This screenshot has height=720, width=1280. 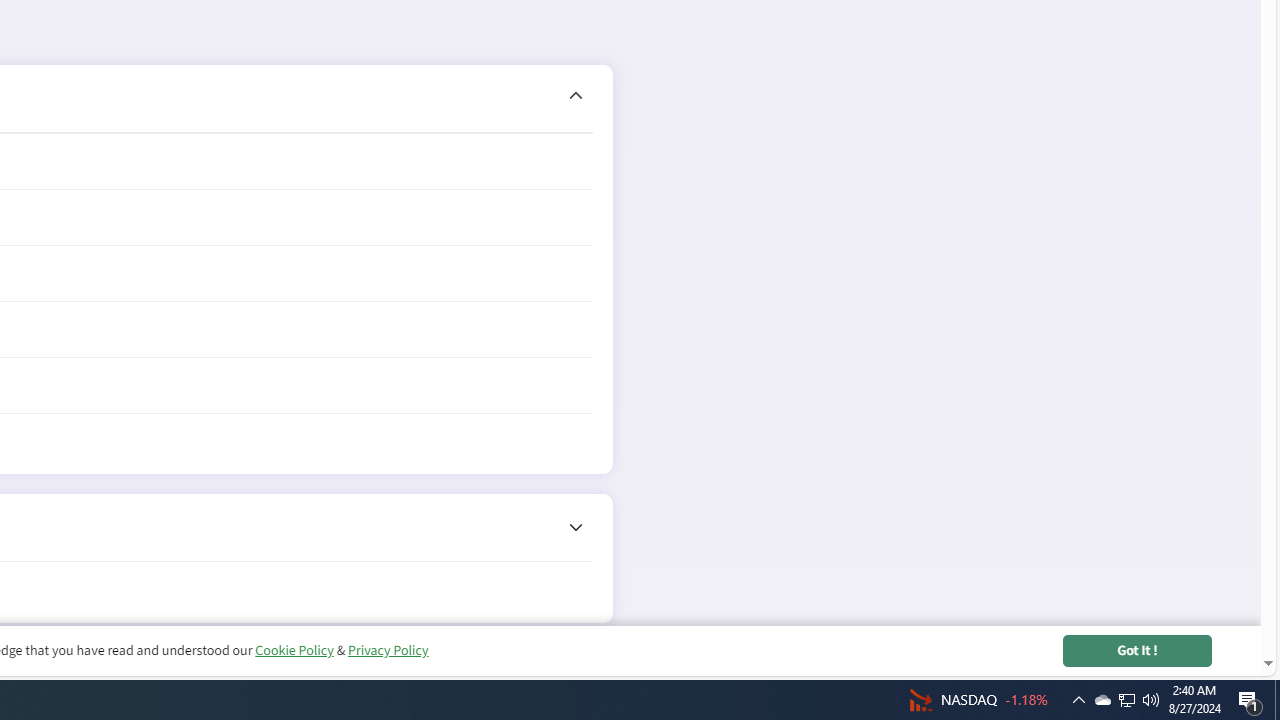 What do you see at coordinates (1137, 650) in the screenshot?
I see `'Got It !'` at bounding box center [1137, 650].